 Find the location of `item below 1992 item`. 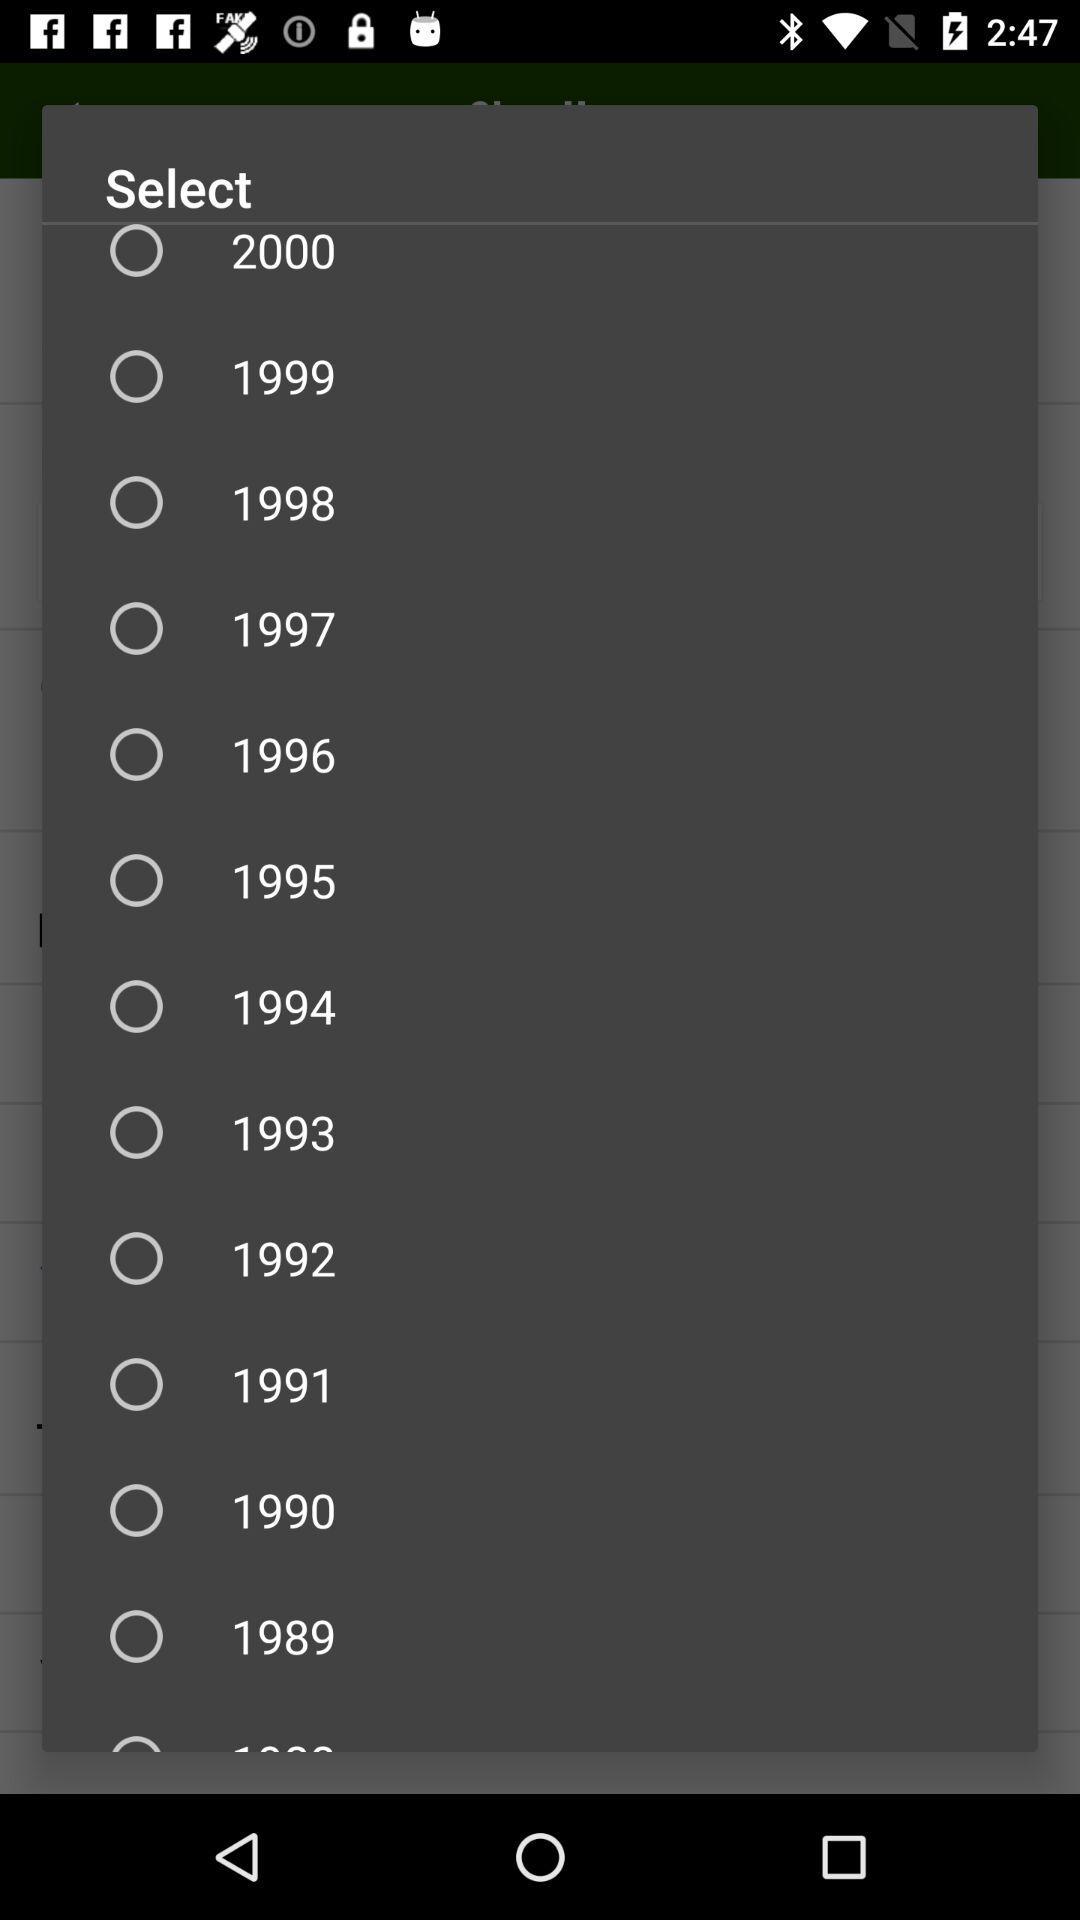

item below 1992 item is located at coordinates (540, 1383).